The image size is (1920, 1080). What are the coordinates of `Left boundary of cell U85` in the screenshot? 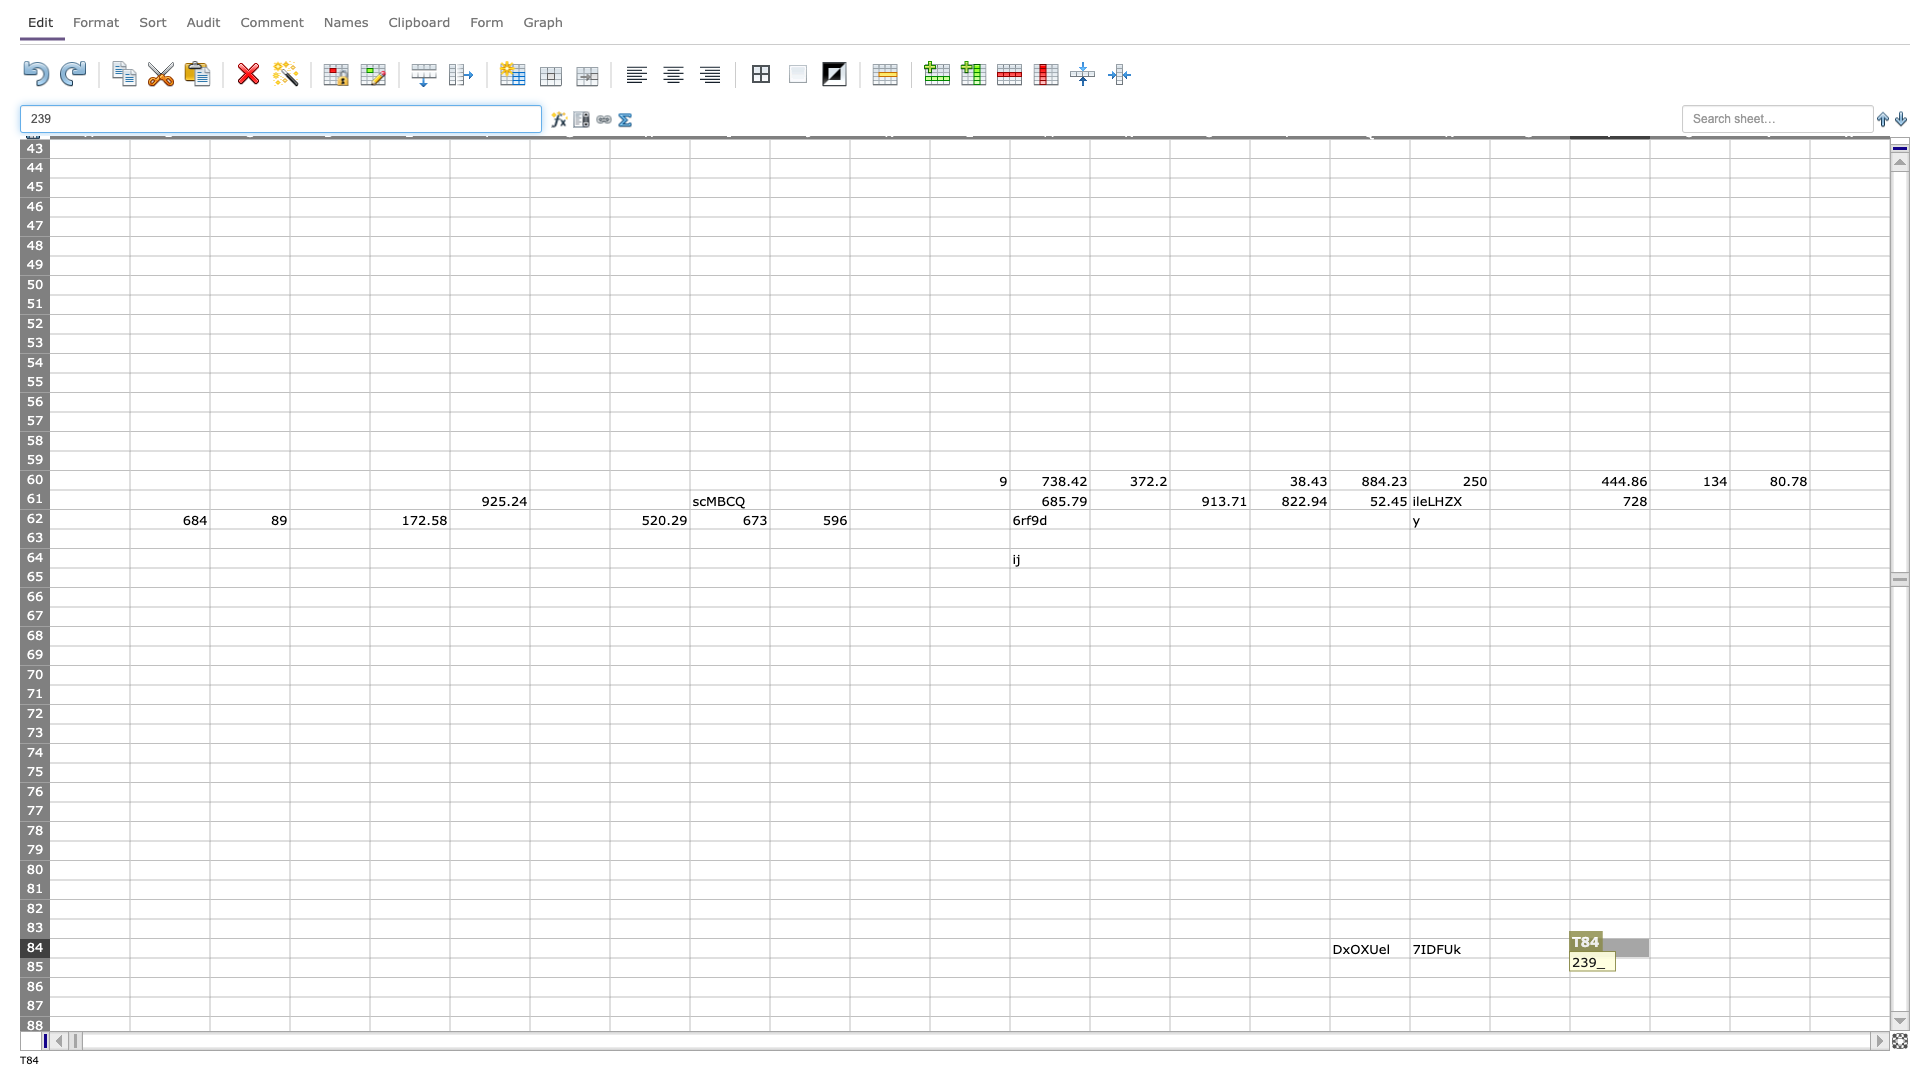 It's located at (1650, 966).